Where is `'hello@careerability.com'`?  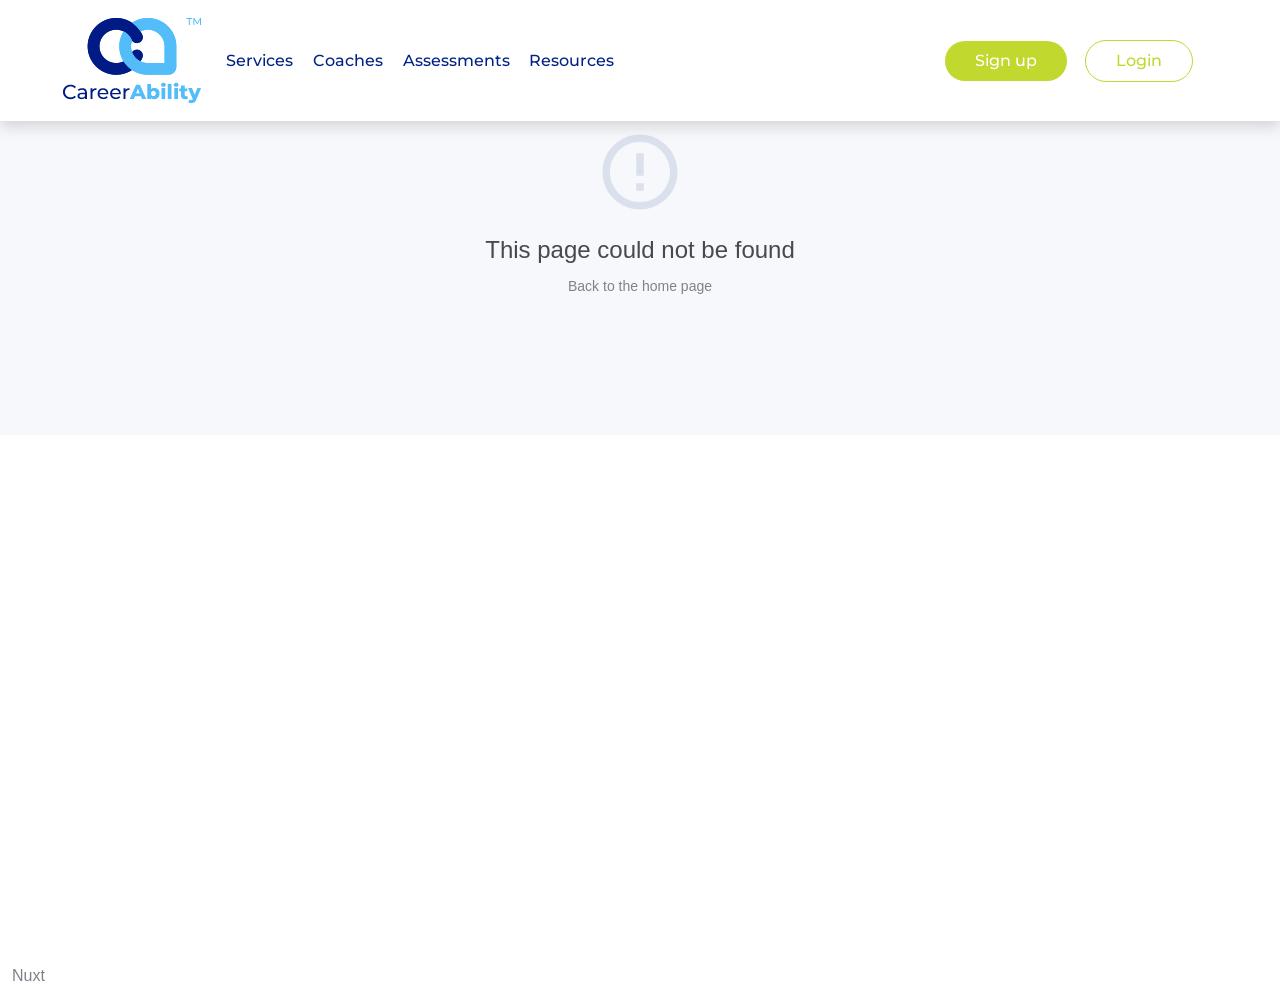
'hello@careerability.com' is located at coordinates (1027, 314).